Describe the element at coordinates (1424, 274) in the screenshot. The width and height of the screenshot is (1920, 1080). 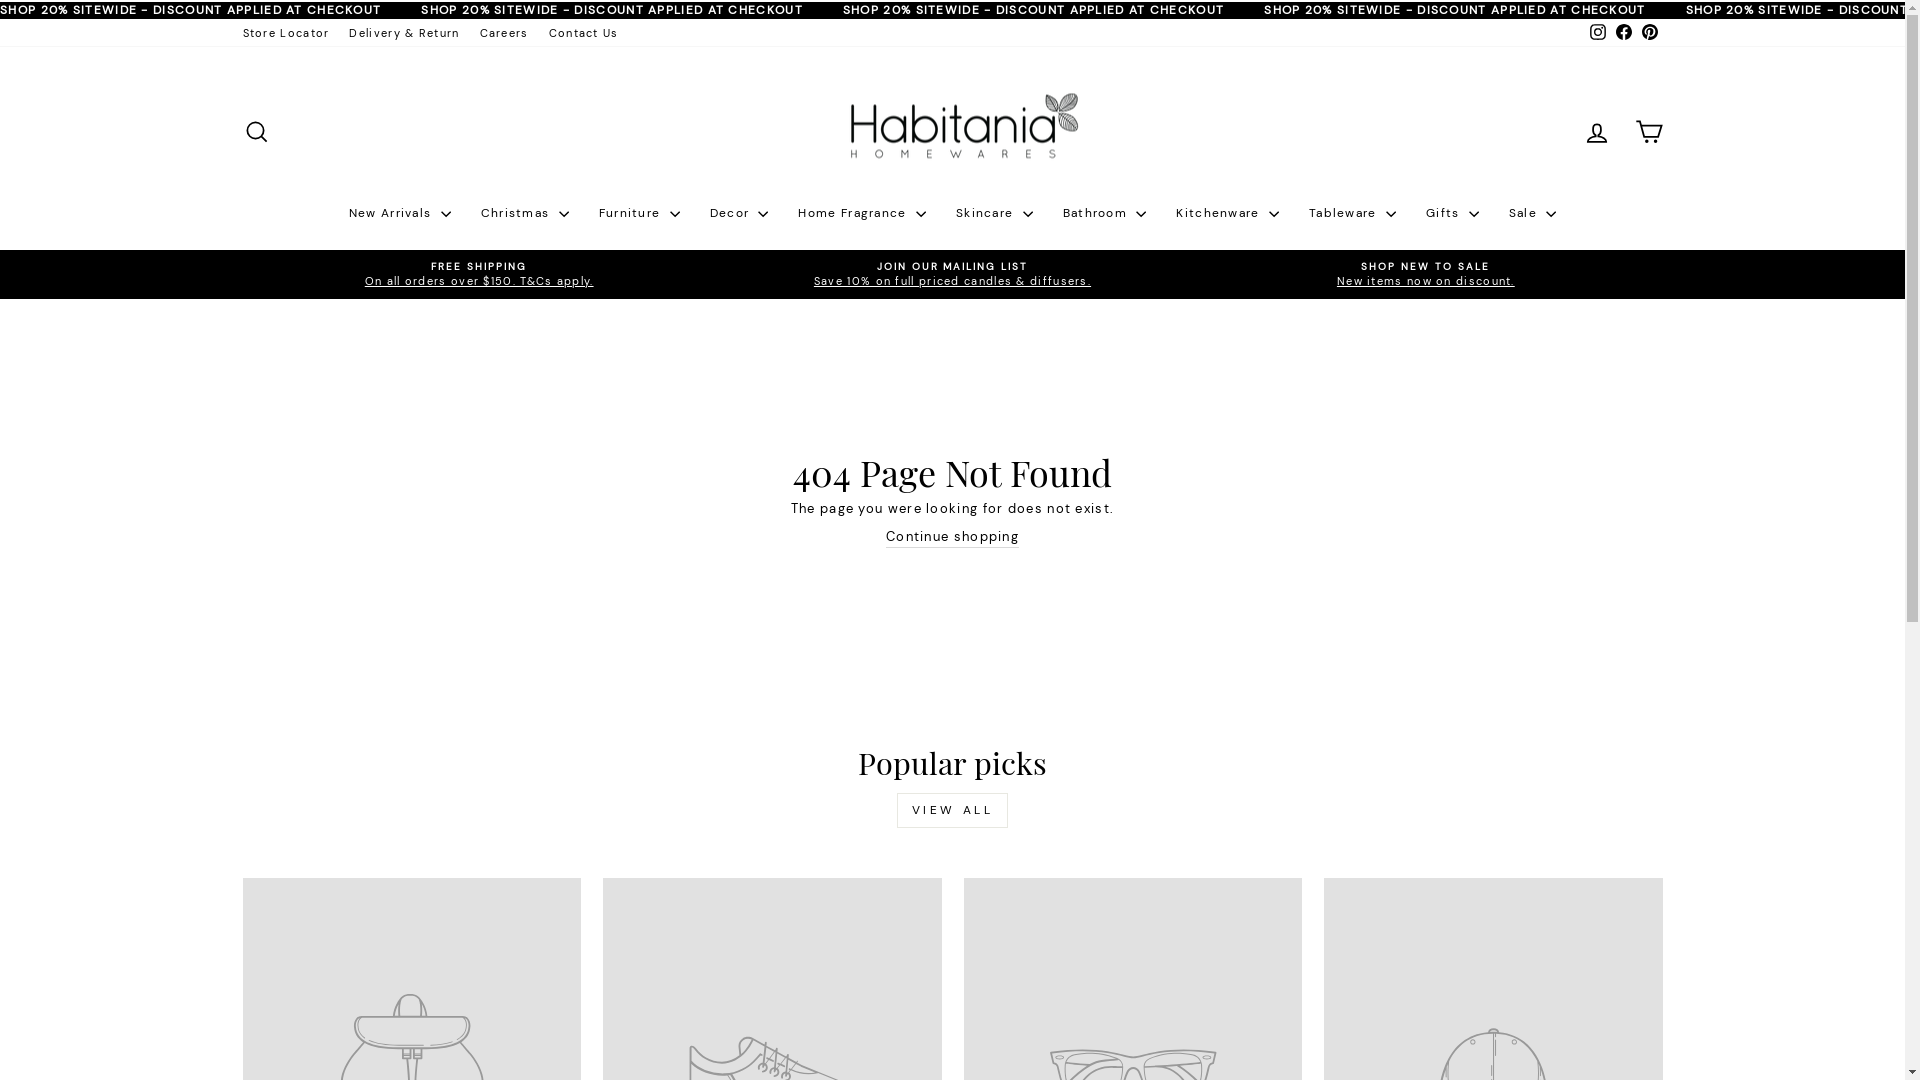
I see `'SHOP NEW TO SALE` at that location.